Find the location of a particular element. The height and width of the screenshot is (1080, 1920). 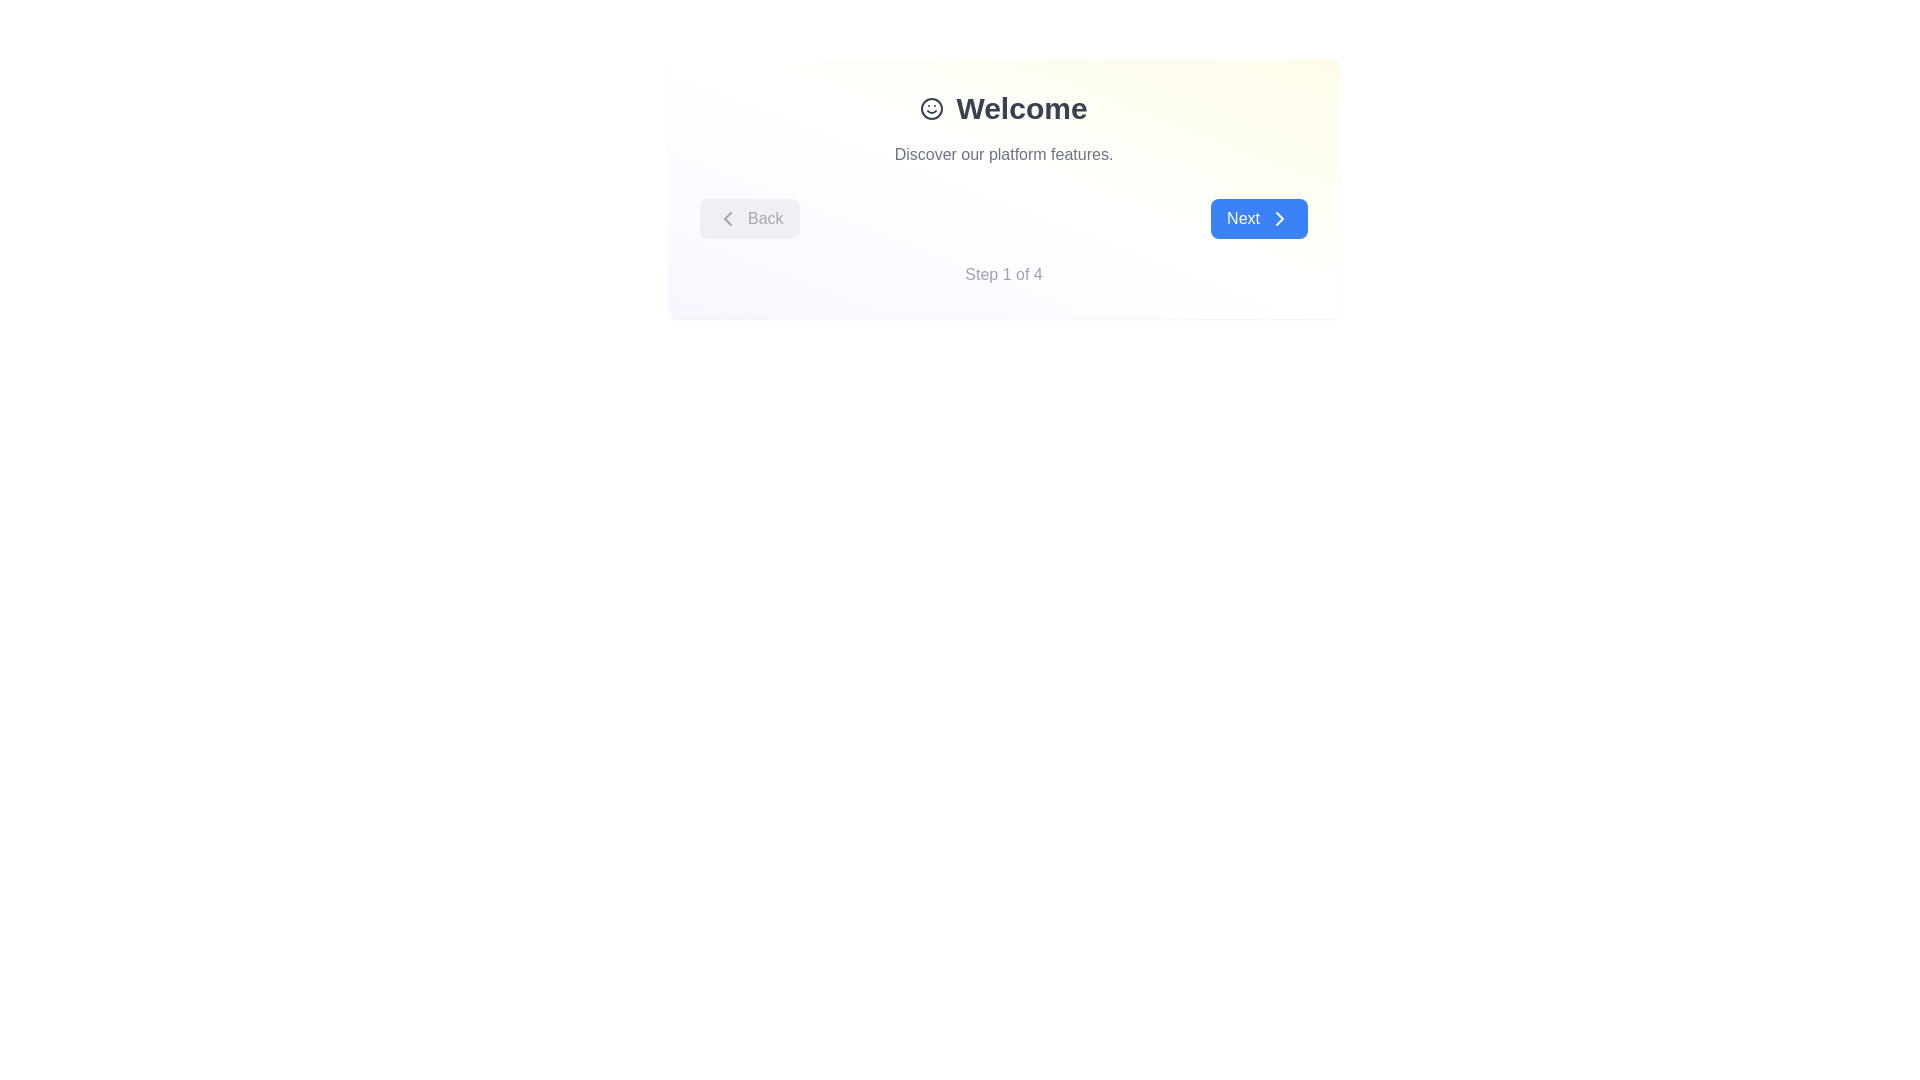

the Header Text with Icon reading 'Welcome' to emphasize it is located at coordinates (1003, 108).